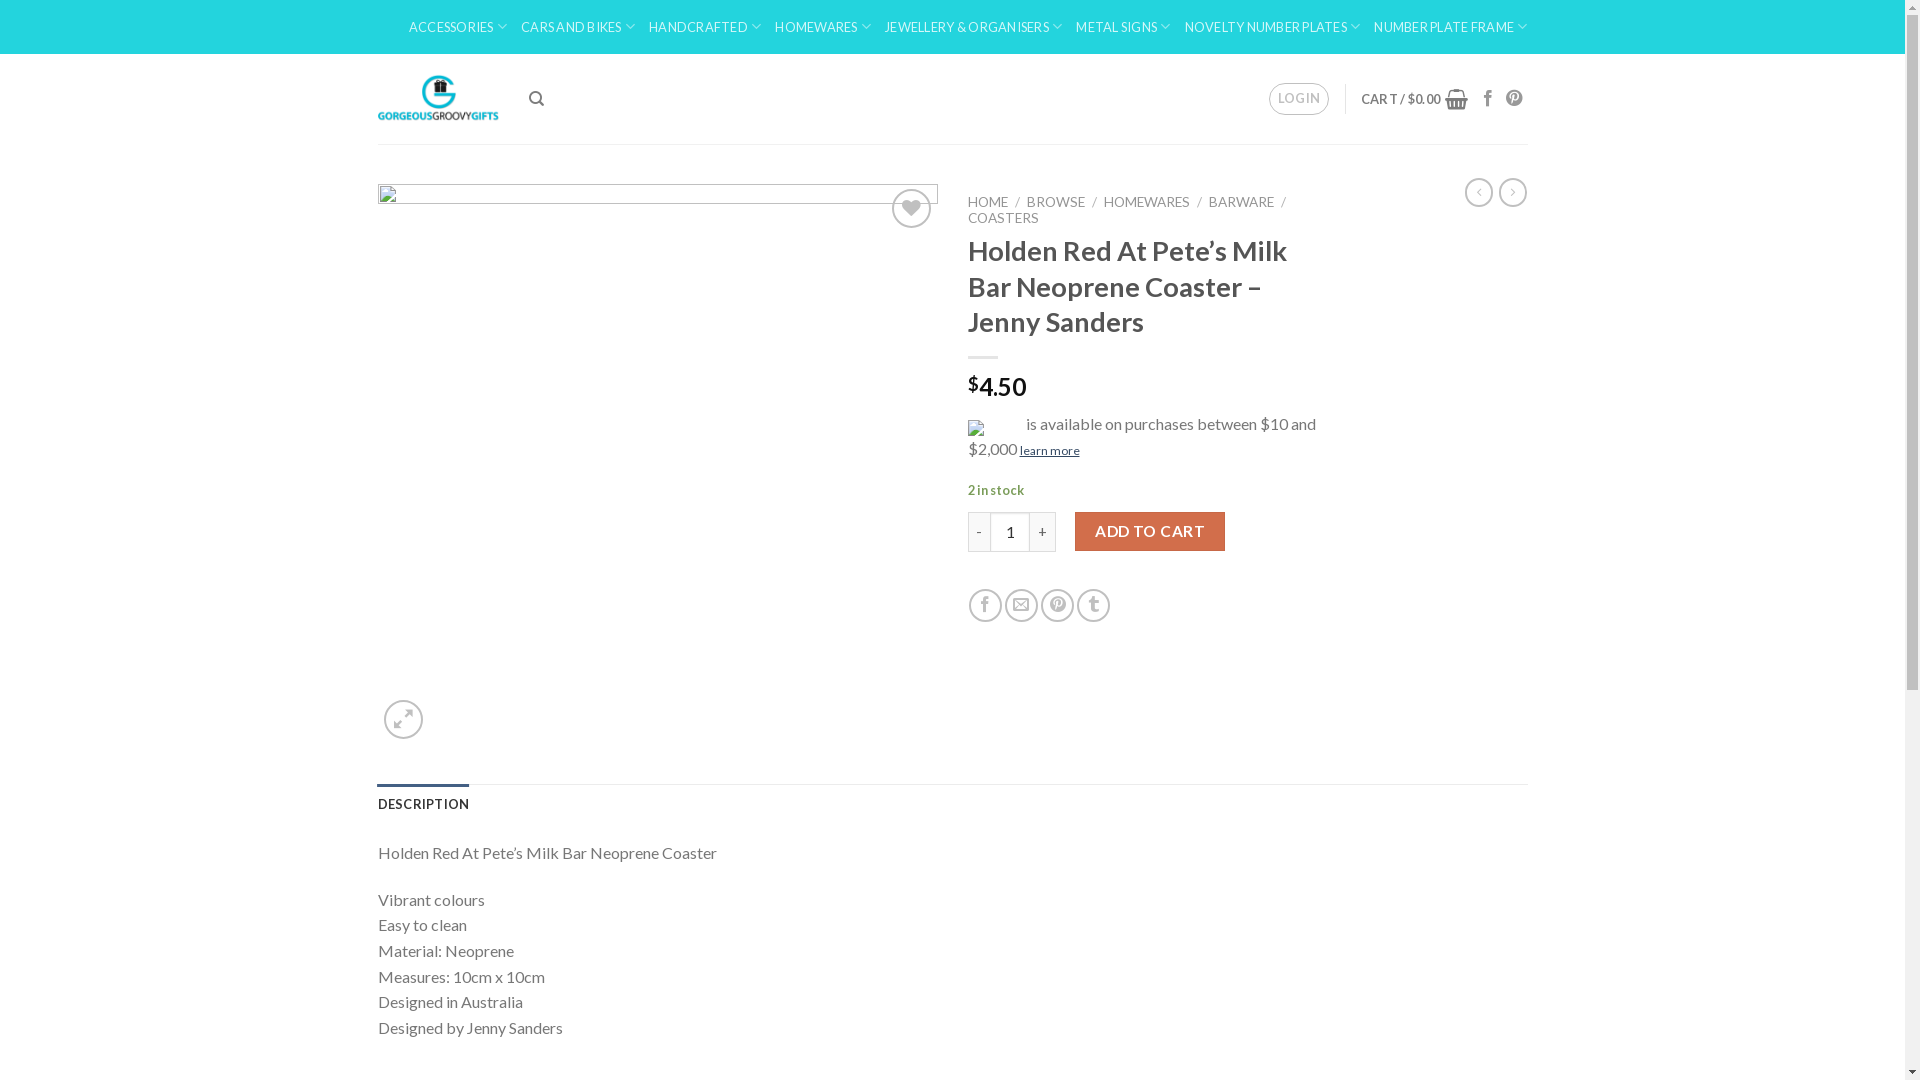 This screenshot has width=1920, height=1080. Describe the element at coordinates (1123, 27) in the screenshot. I see `'METAL SIGNS'` at that location.